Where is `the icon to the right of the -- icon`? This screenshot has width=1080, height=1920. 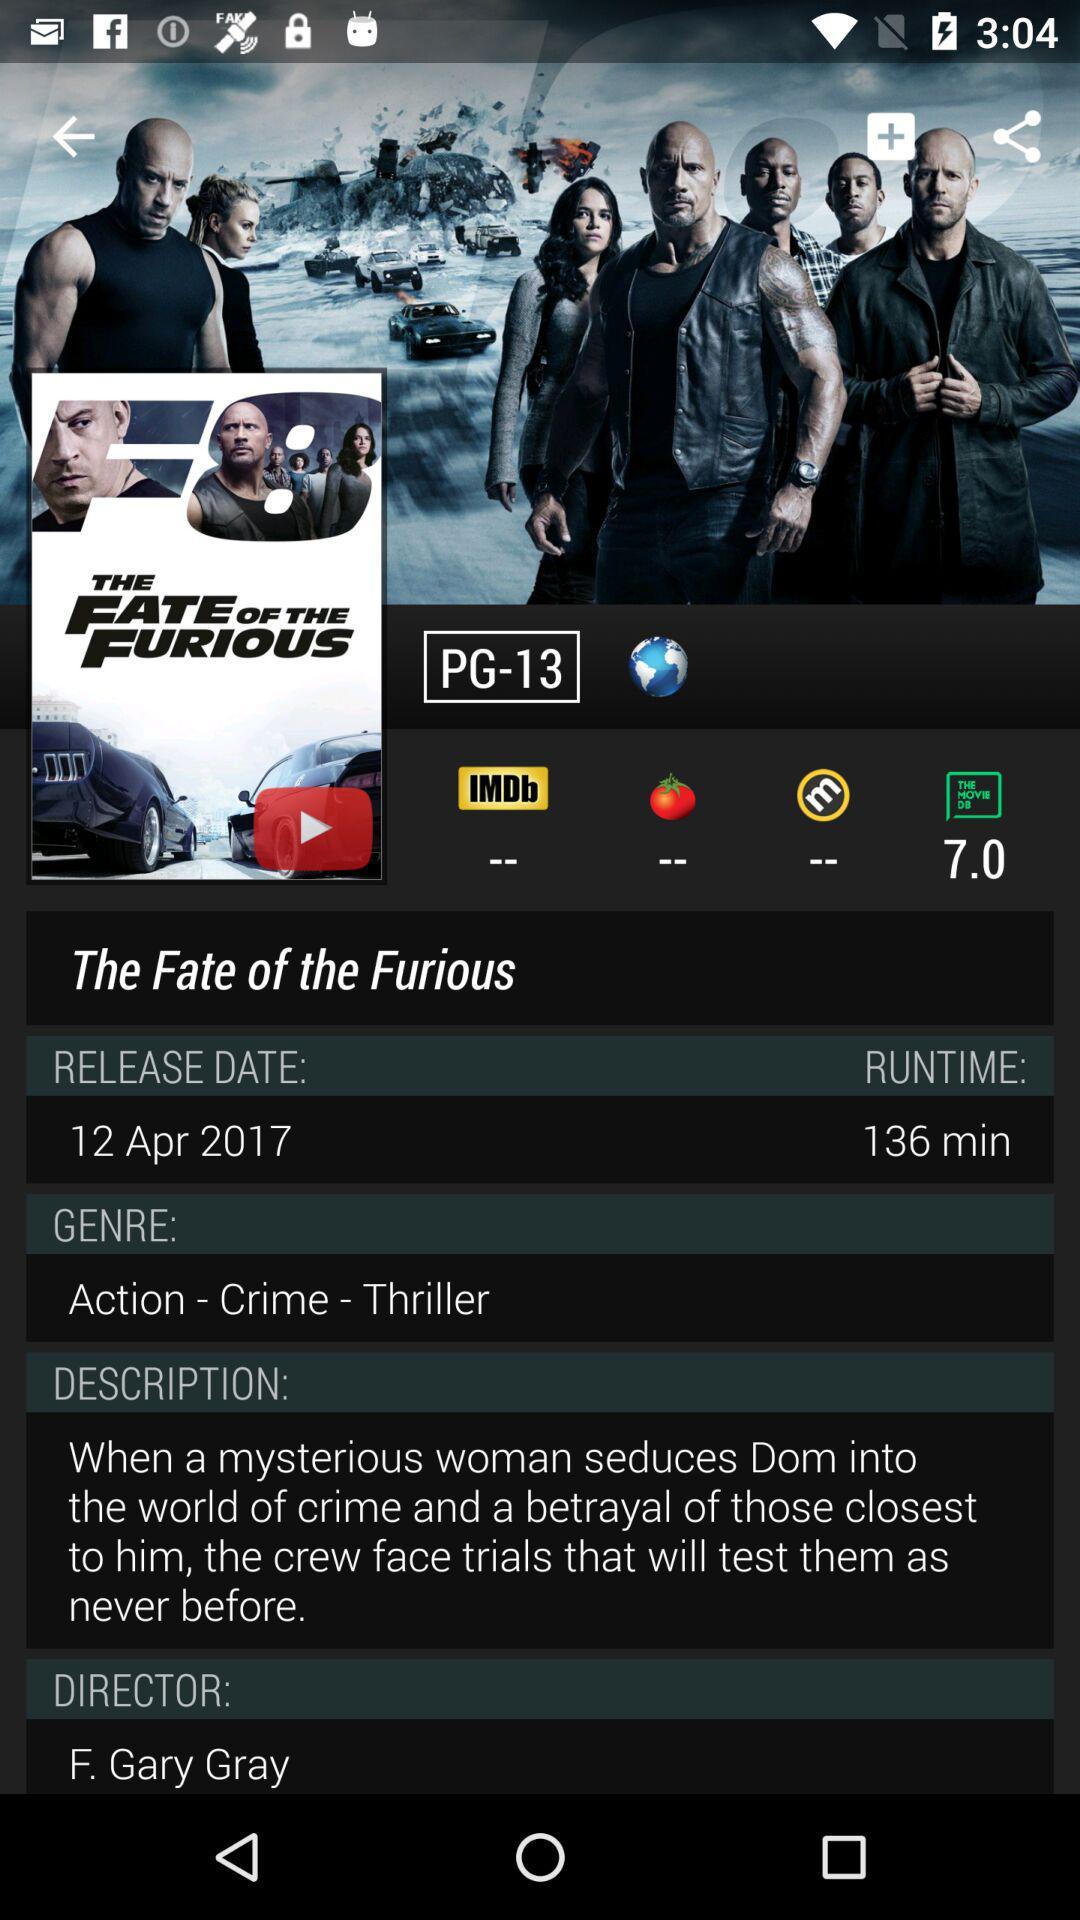
the icon to the right of the -- icon is located at coordinates (673, 832).